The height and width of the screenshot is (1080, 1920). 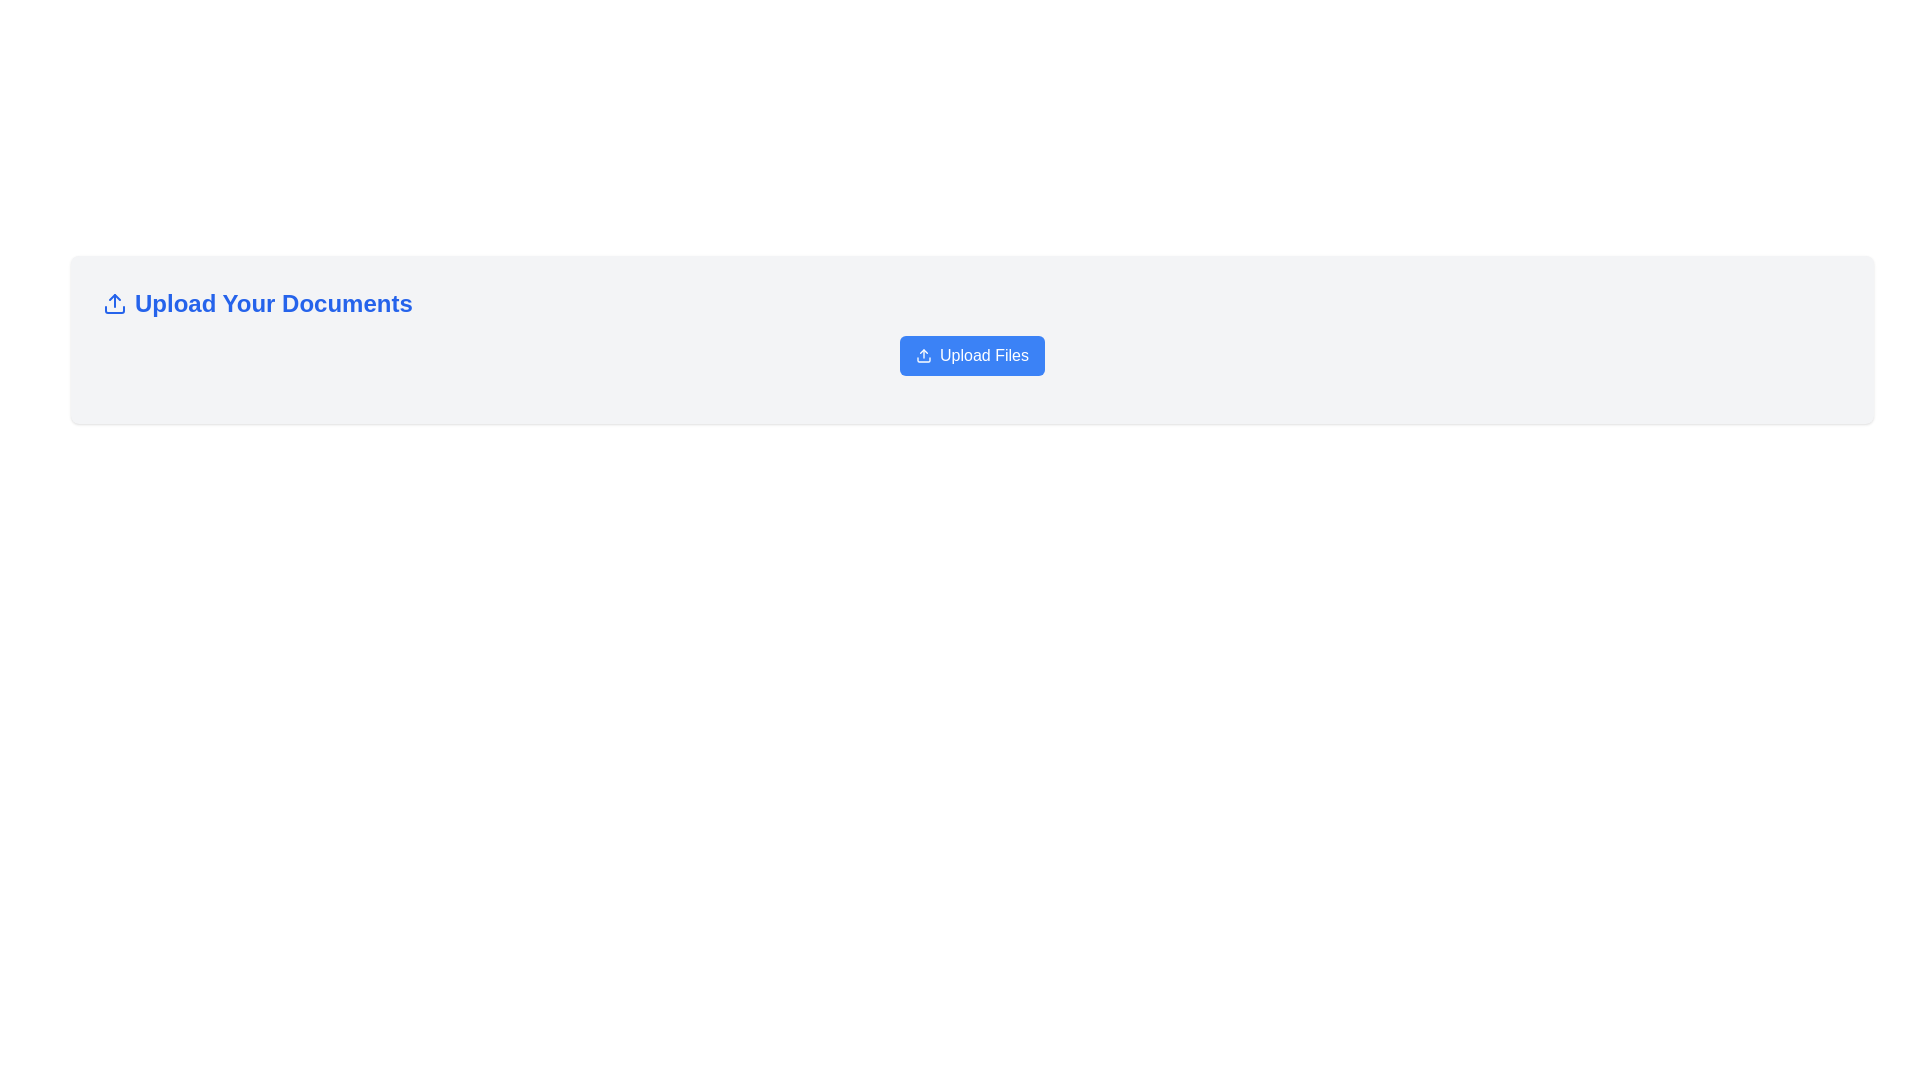 I want to click on the button located centrally beneath the heading 'Upload Your Documents' with a light gray background, so click(x=972, y=363).